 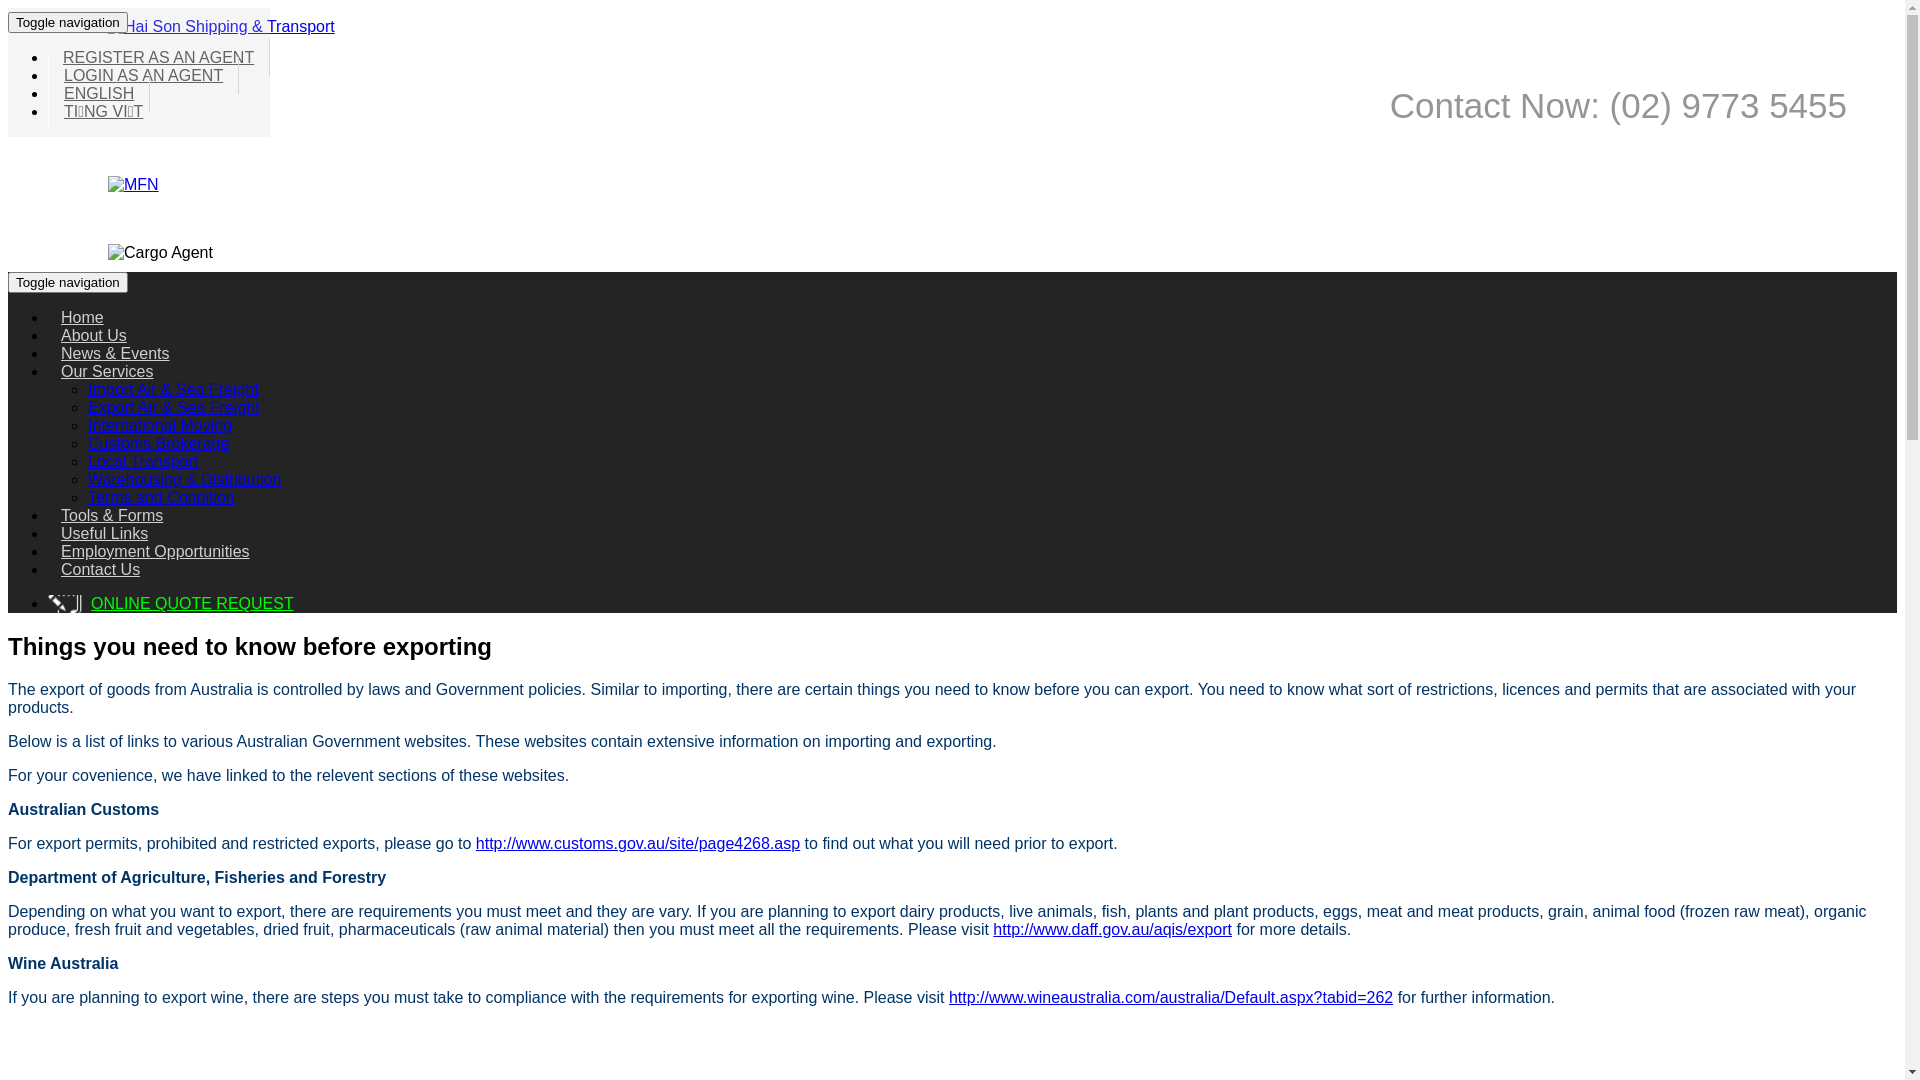 What do you see at coordinates (157, 56) in the screenshot?
I see `'REGISTER AS AN AGENT'` at bounding box center [157, 56].